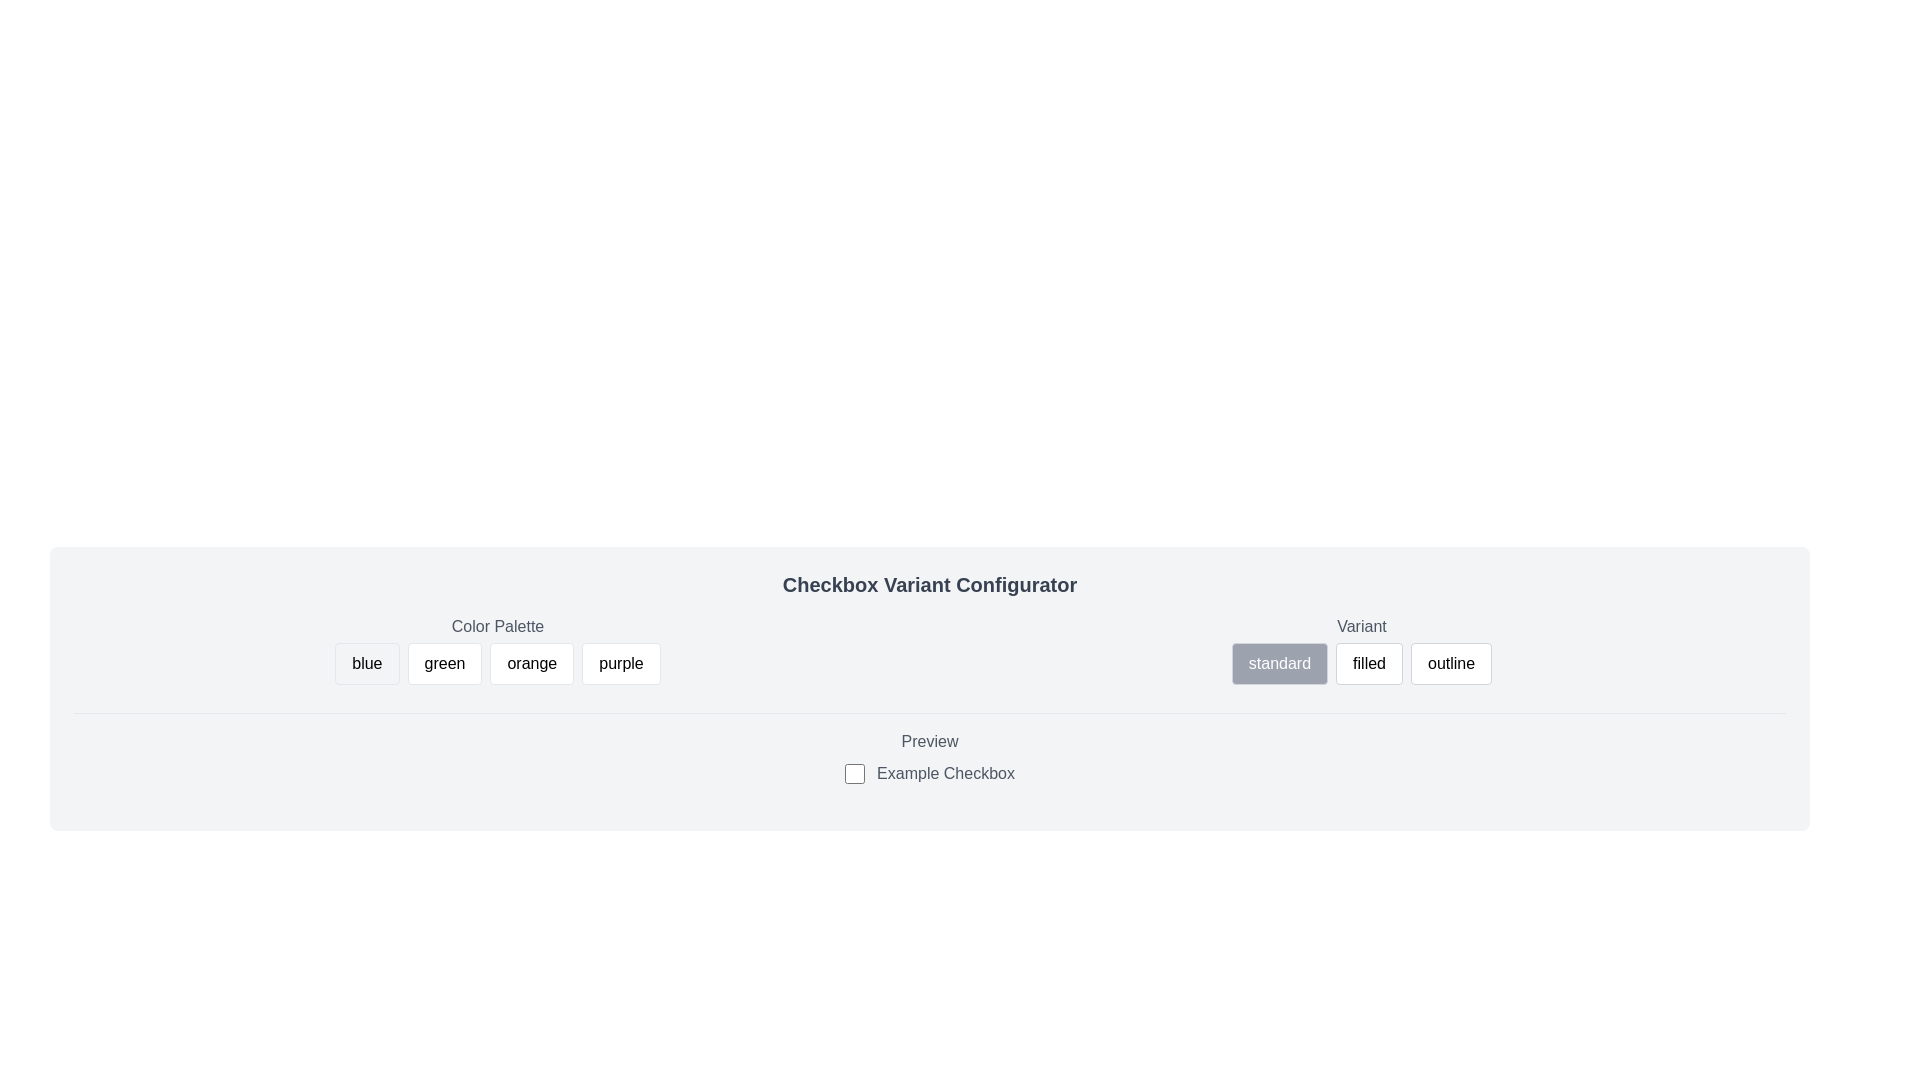 This screenshot has height=1080, width=1920. Describe the element at coordinates (1367, 663) in the screenshot. I see `the second button under the 'Variant' category` at that location.